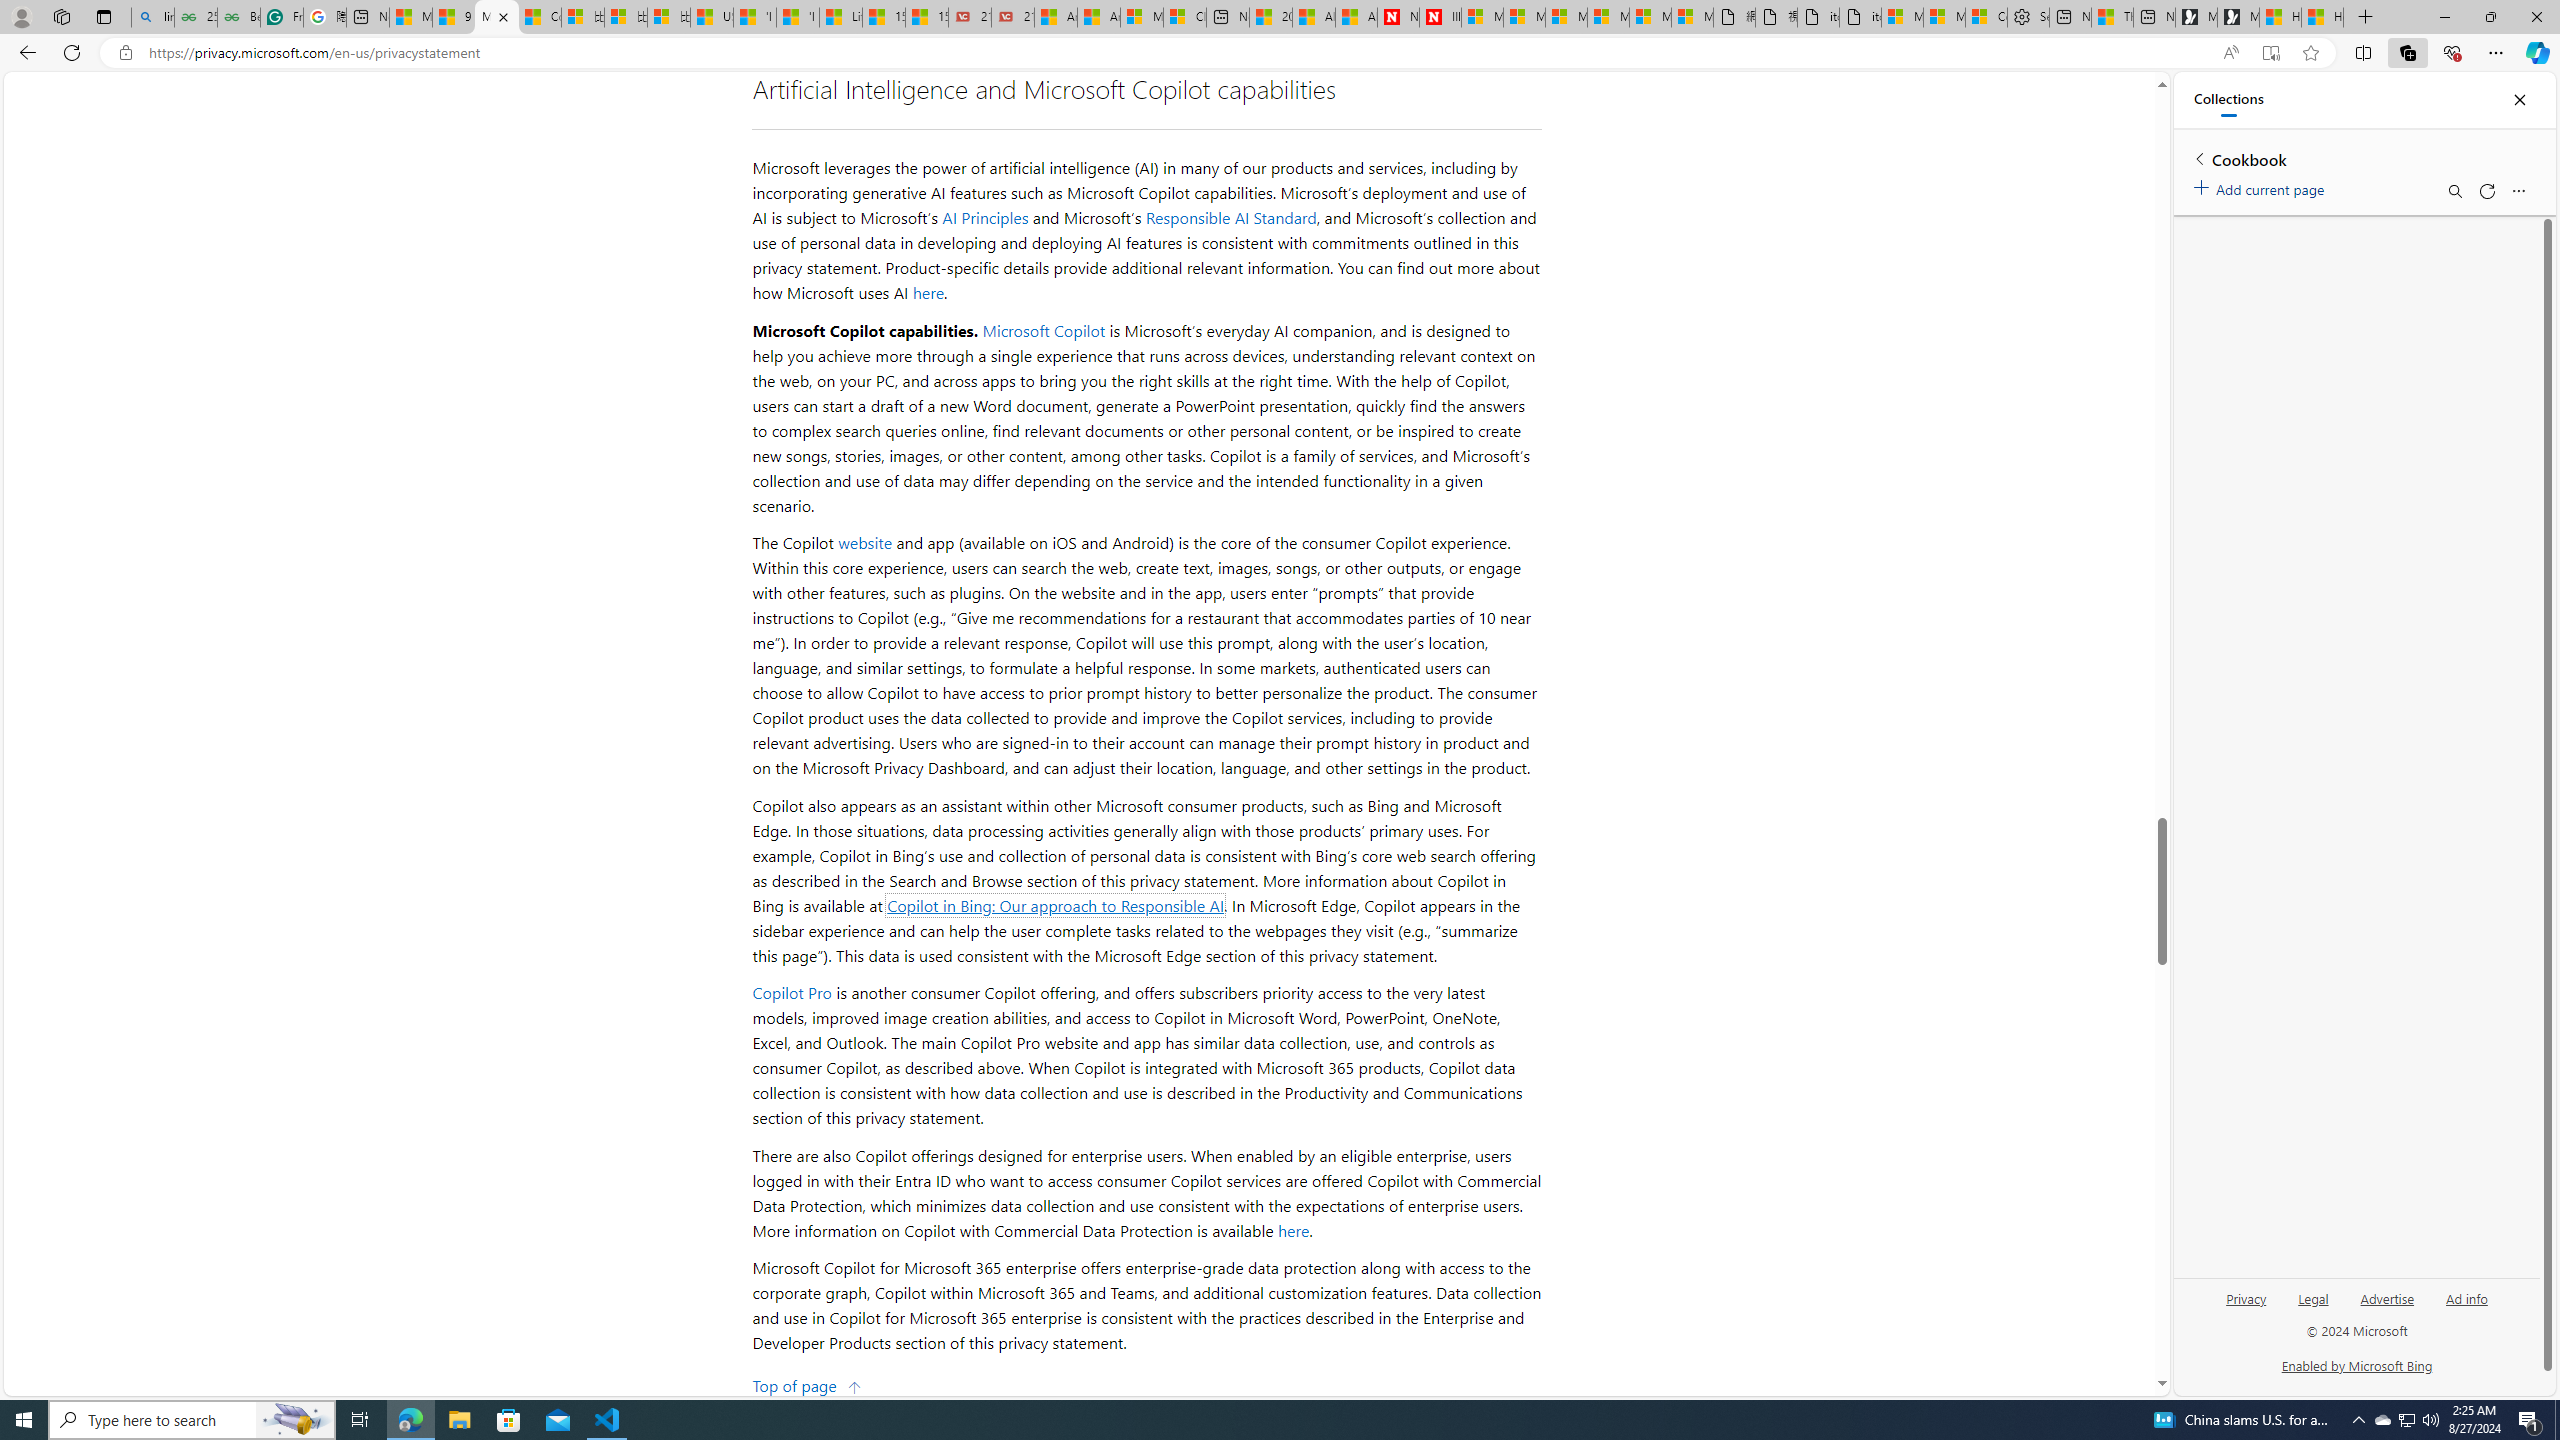  I want to click on 'How to Use a TV as a Computer Monitor', so click(2323, 16).